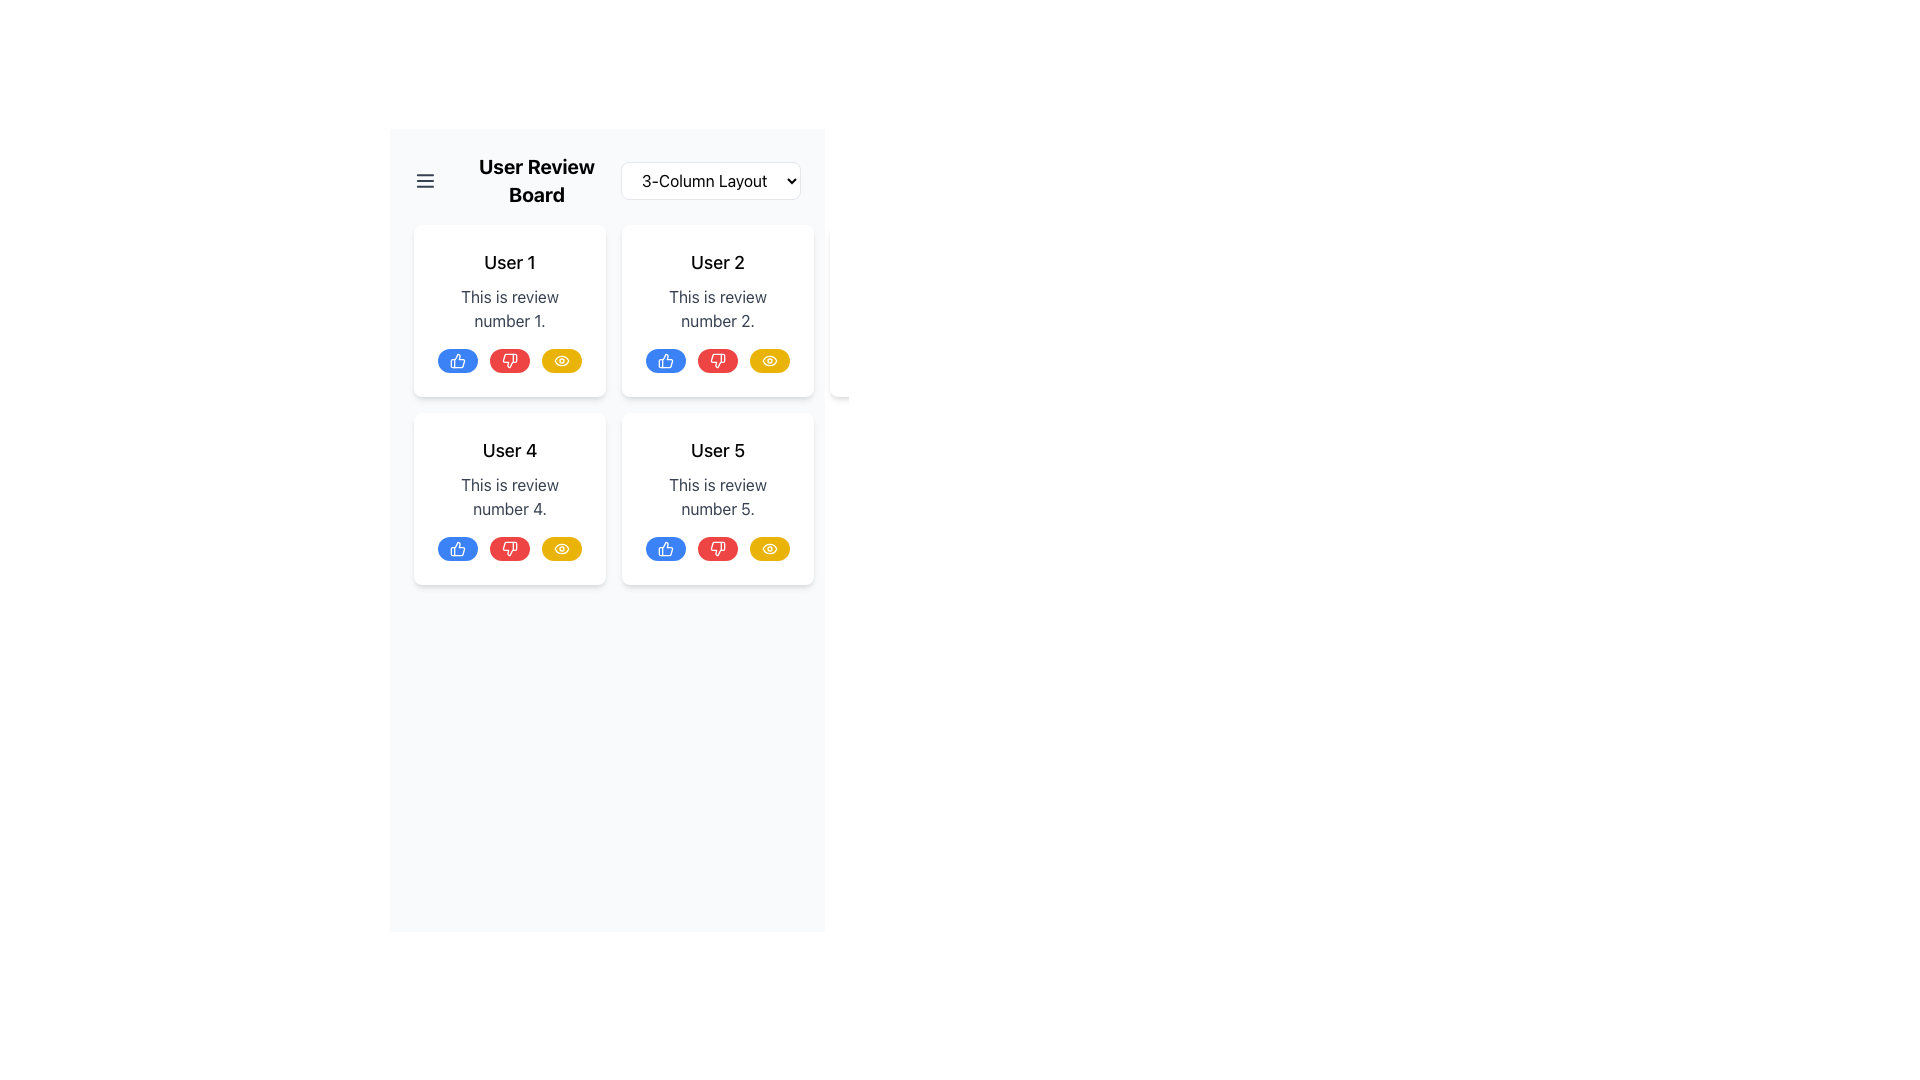 The image size is (1920, 1080). I want to click on the 'like' button for the review associated with 'User 5', so click(666, 548).